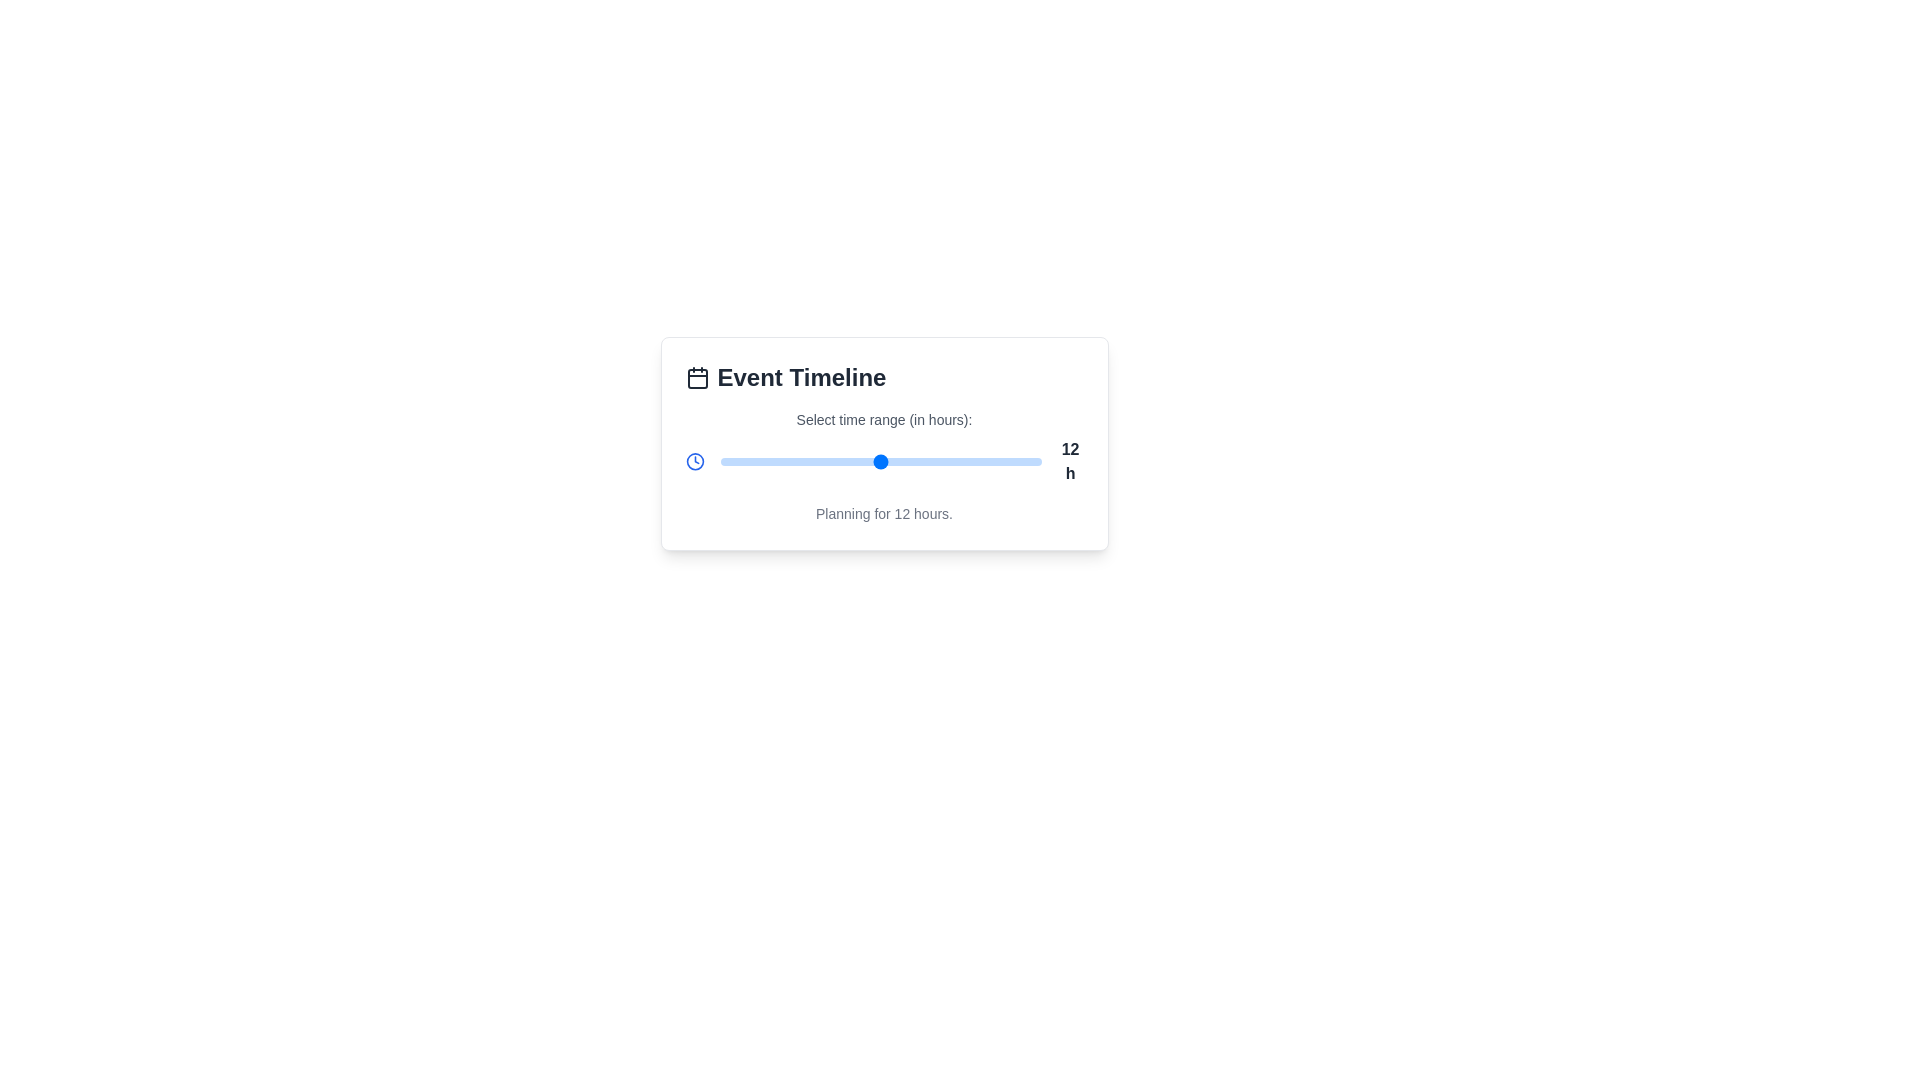 The height and width of the screenshot is (1080, 1920). What do you see at coordinates (759, 462) in the screenshot?
I see `the number of hours` at bounding box center [759, 462].